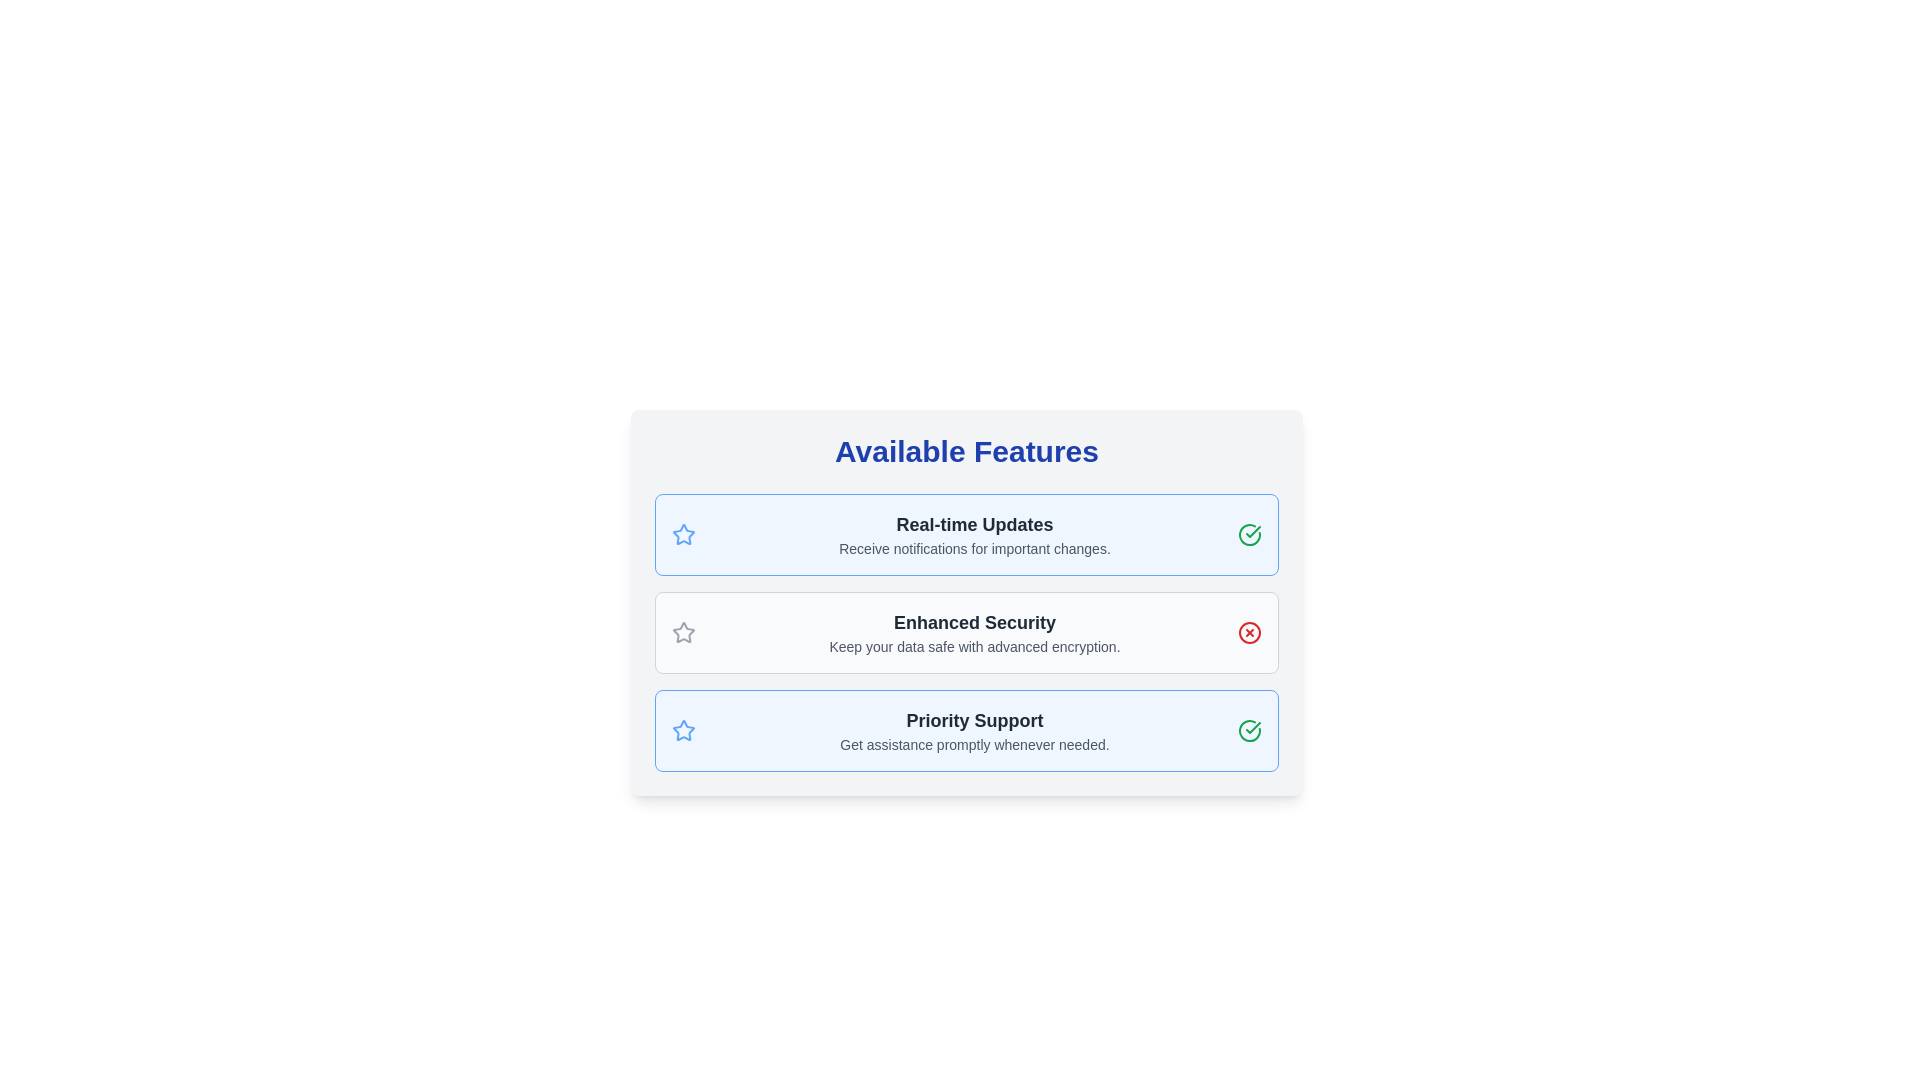  What do you see at coordinates (966, 731) in the screenshot?
I see `the 'Priority Support' informational section, which is the last item under 'Available Features' and follows 'Enhanced Security'` at bounding box center [966, 731].